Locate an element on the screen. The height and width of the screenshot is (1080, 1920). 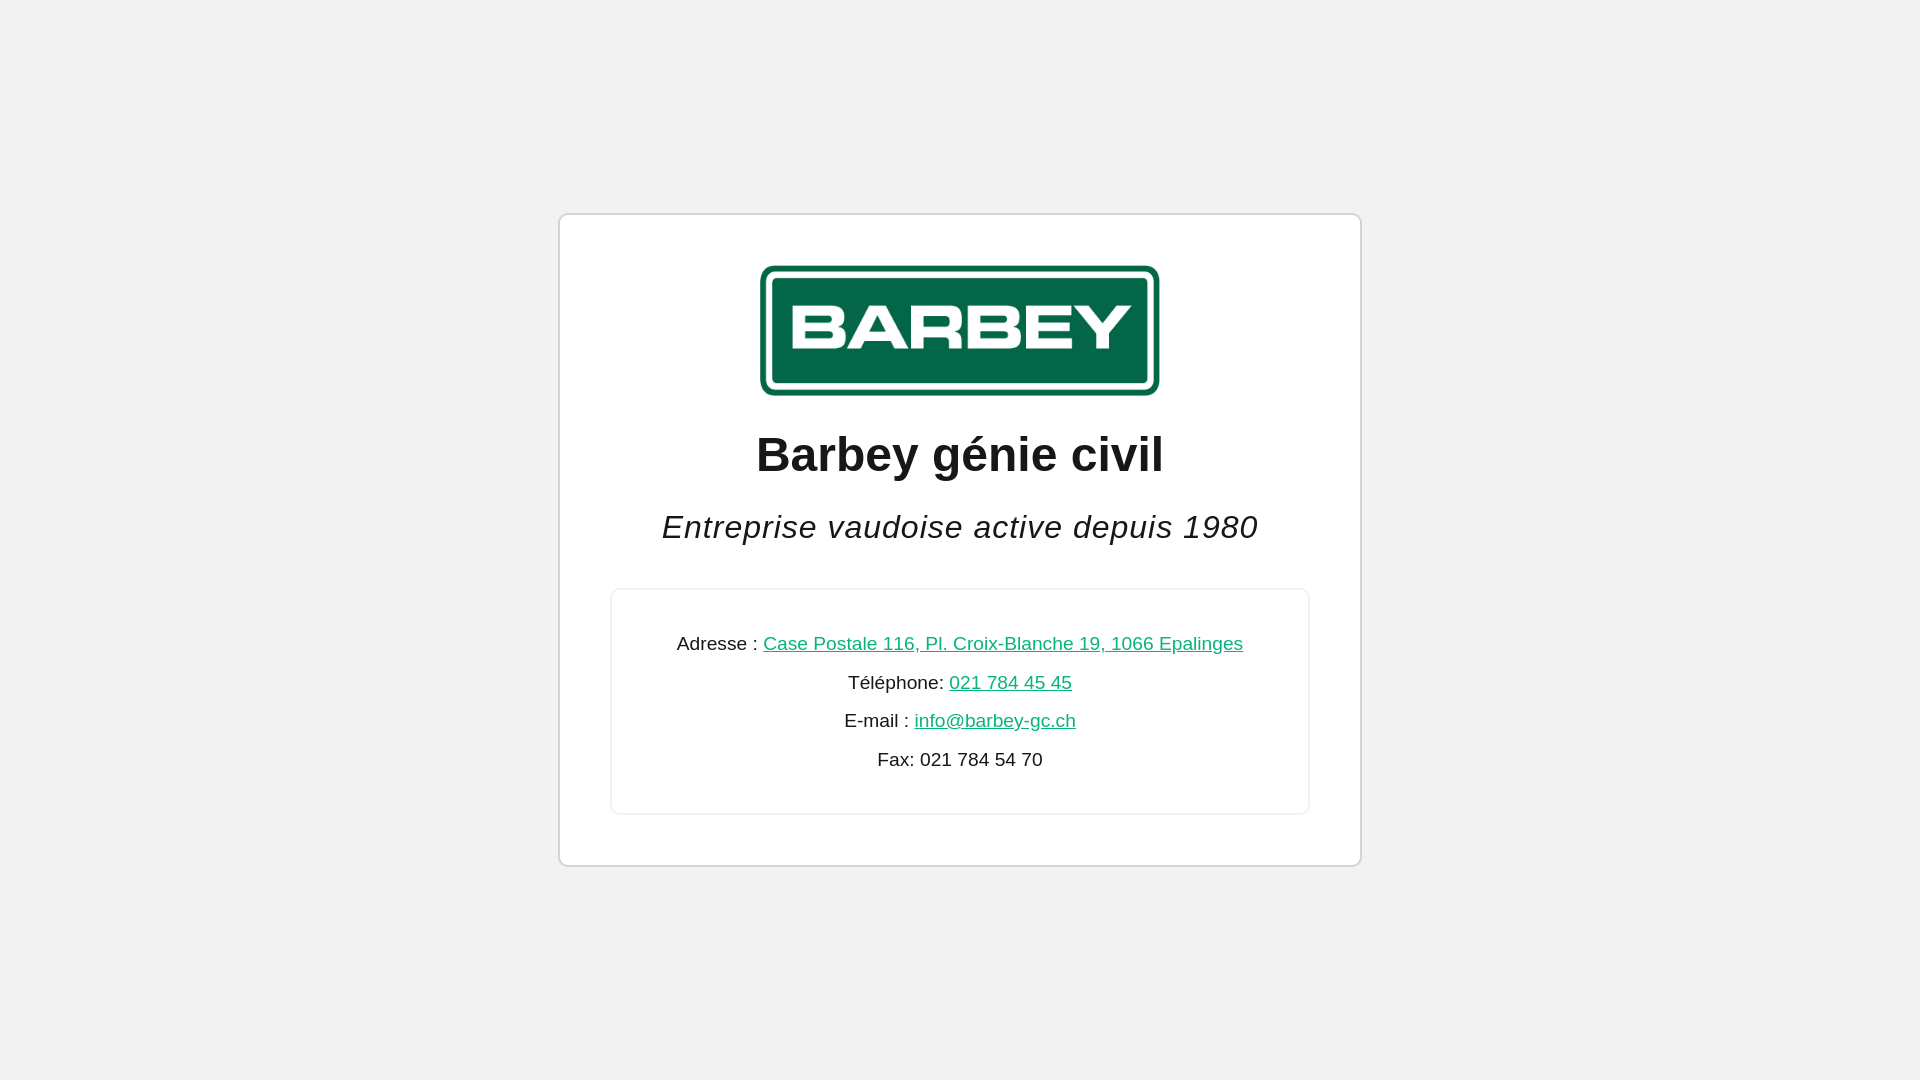
'info@barbey-gc.ch' is located at coordinates (995, 720).